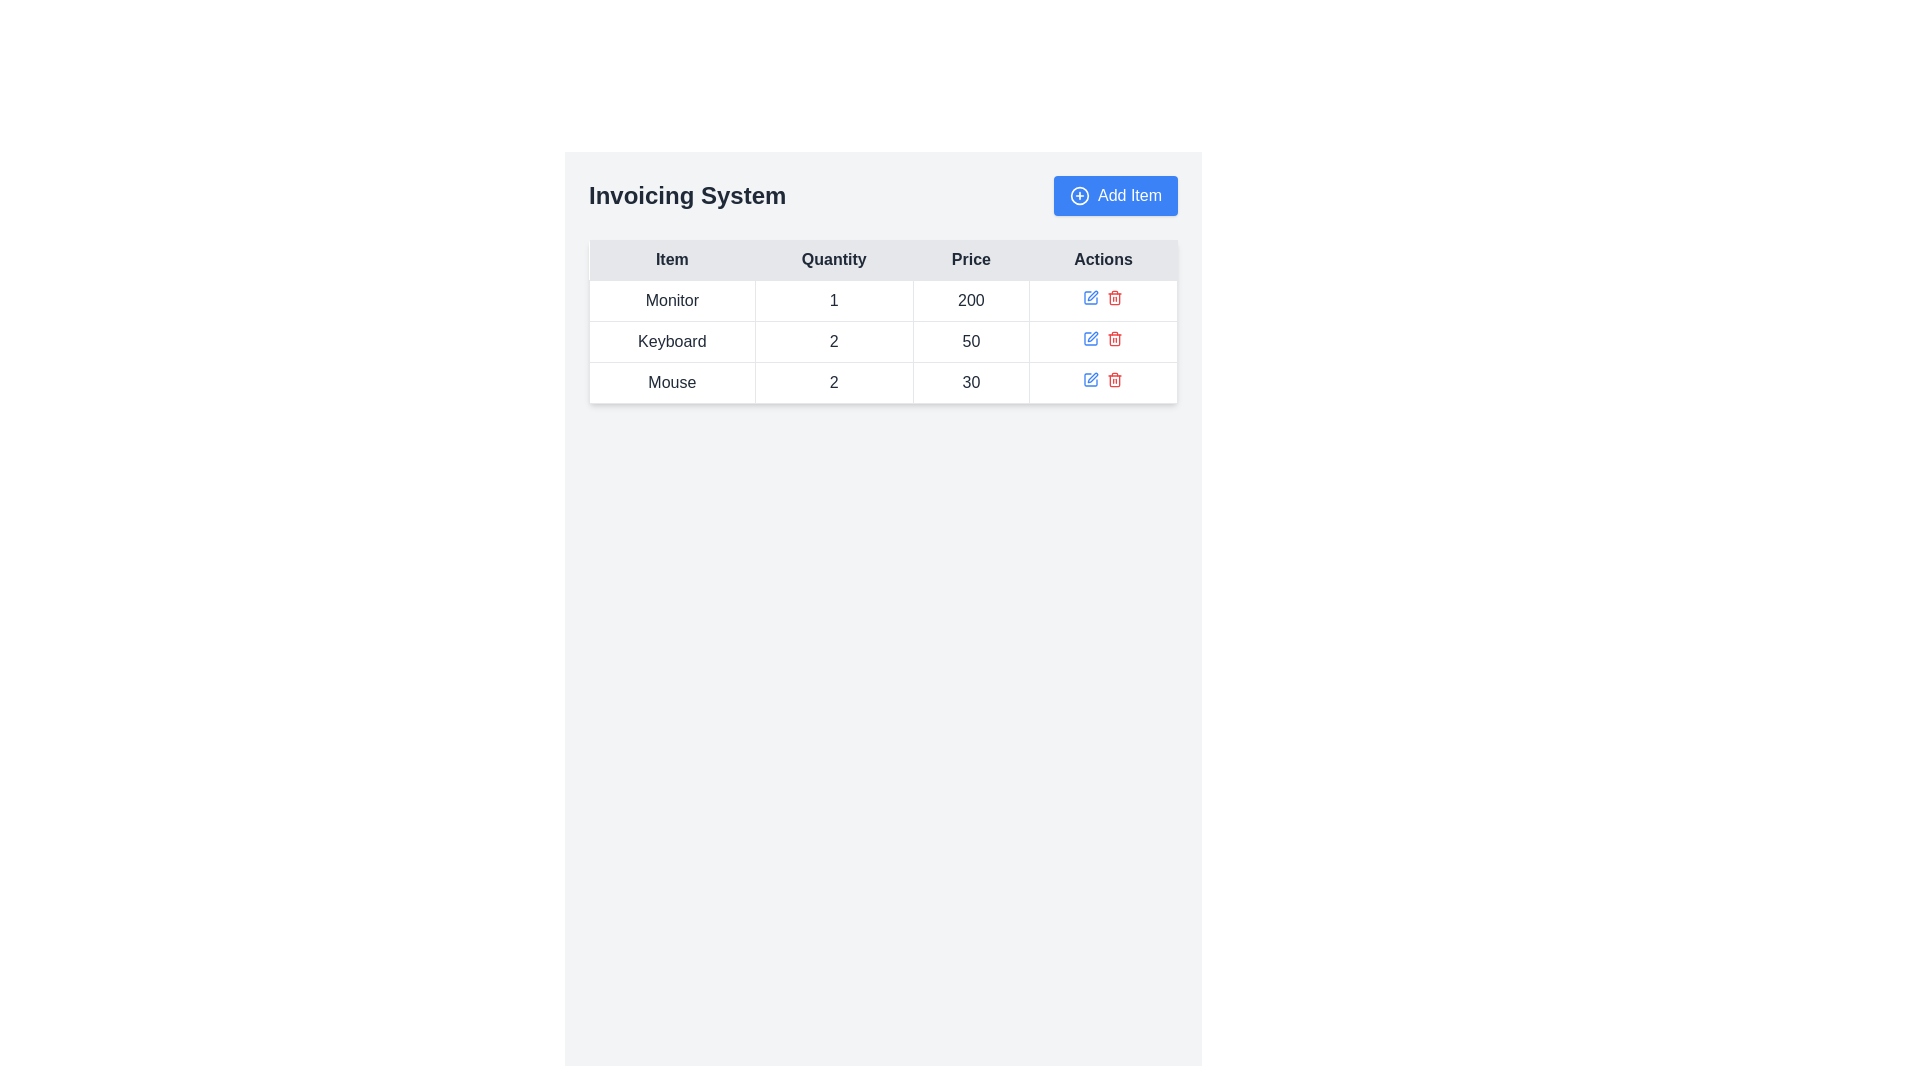 This screenshot has height=1080, width=1920. Describe the element at coordinates (1090, 338) in the screenshot. I see `the edit button located in the second row of the 'Actions' column in the table below the 'Invoicing System' heading` at that location.